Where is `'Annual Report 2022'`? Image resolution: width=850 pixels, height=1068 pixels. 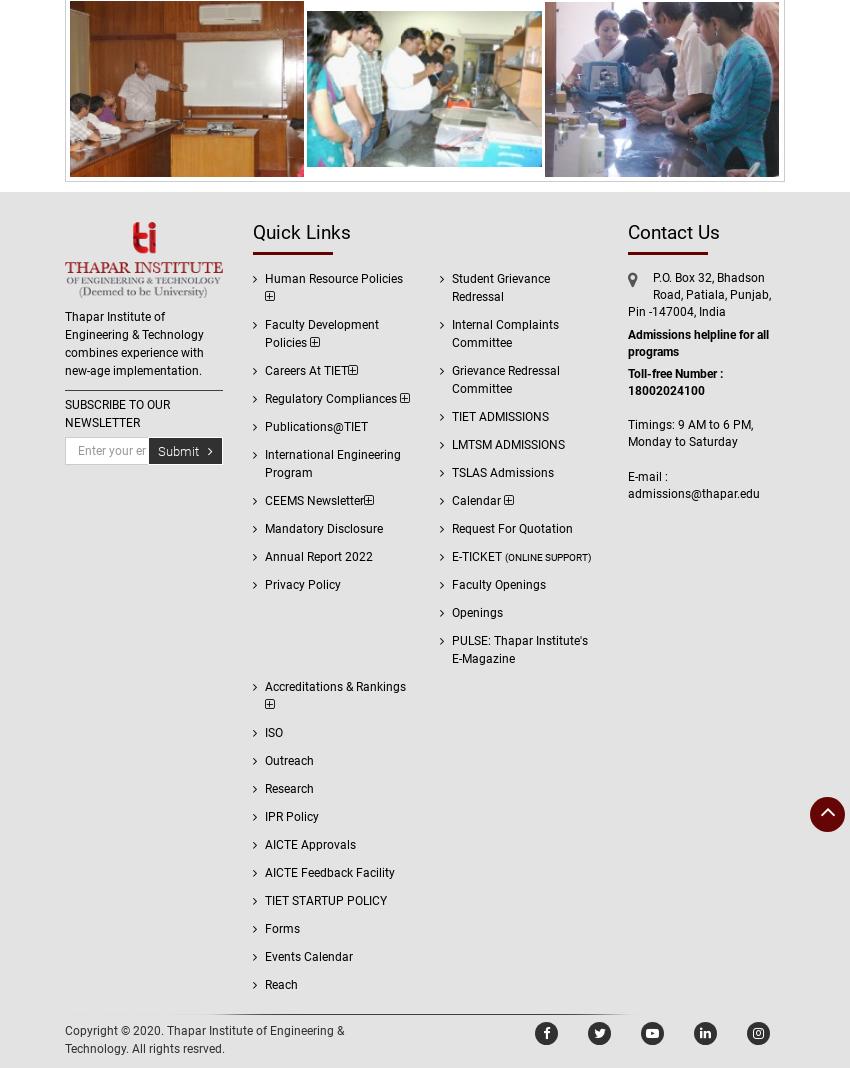 'Annual Report 2022' is located at coordinates (317, 555).